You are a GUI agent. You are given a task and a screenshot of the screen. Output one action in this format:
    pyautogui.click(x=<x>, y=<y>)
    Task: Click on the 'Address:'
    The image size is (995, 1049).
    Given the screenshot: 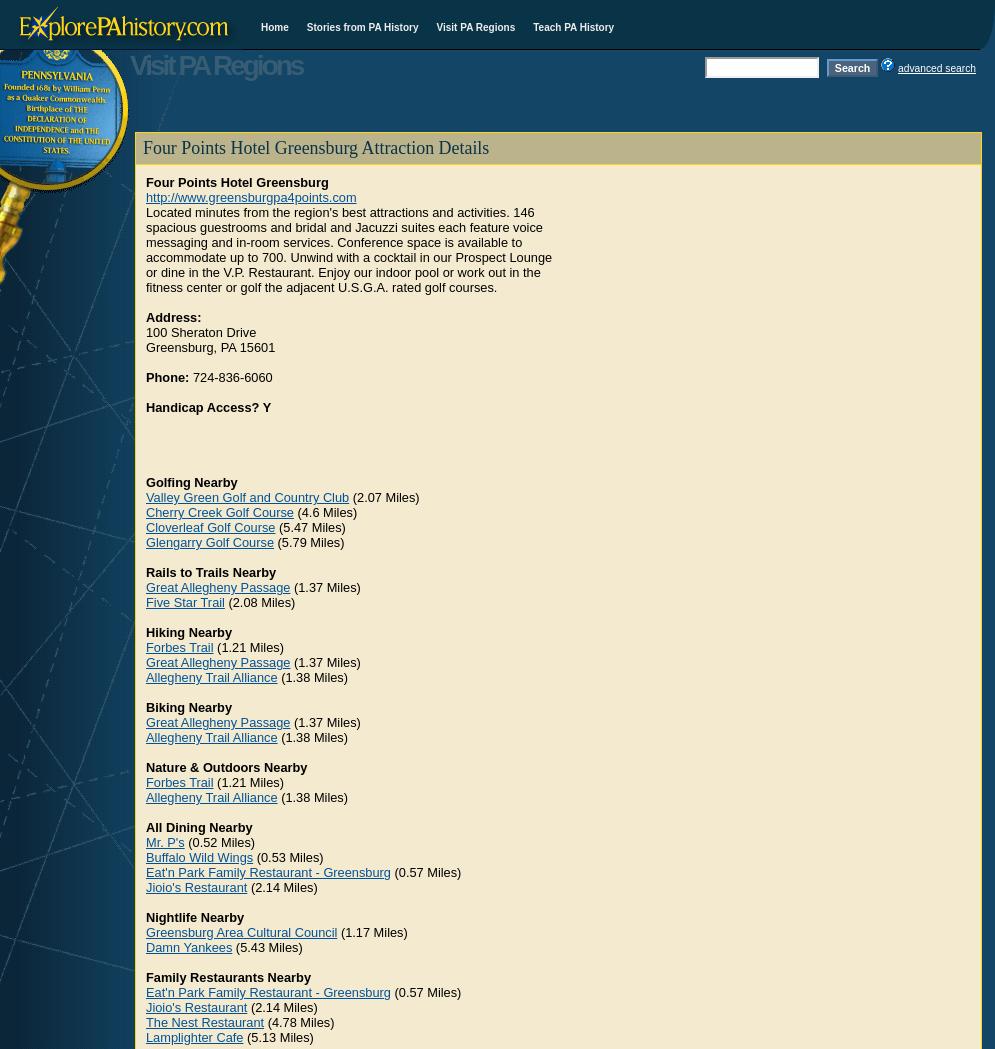 What is the action you would take?
    pyautogui.click(x=173, y=317)
    